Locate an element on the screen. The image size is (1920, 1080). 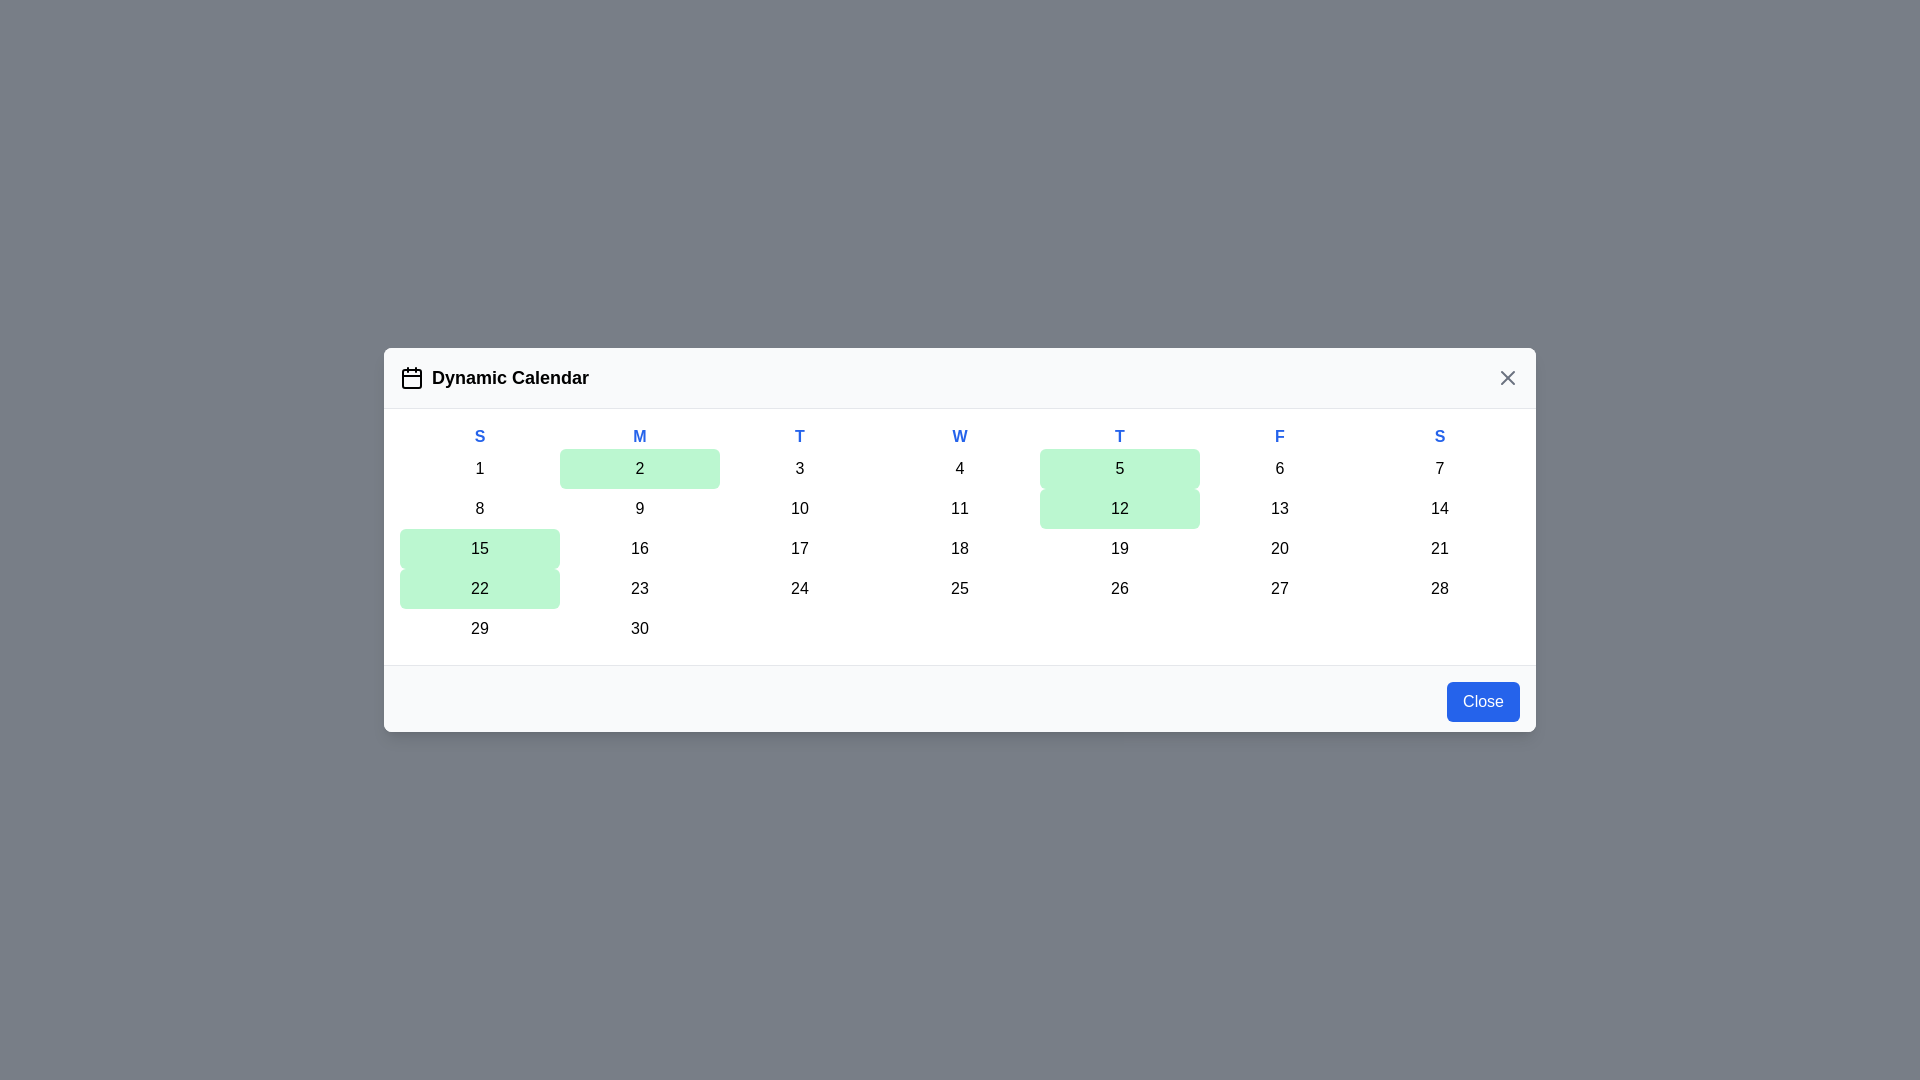
the day cell corresponding to 26 is located at coordinates (1118, 588).